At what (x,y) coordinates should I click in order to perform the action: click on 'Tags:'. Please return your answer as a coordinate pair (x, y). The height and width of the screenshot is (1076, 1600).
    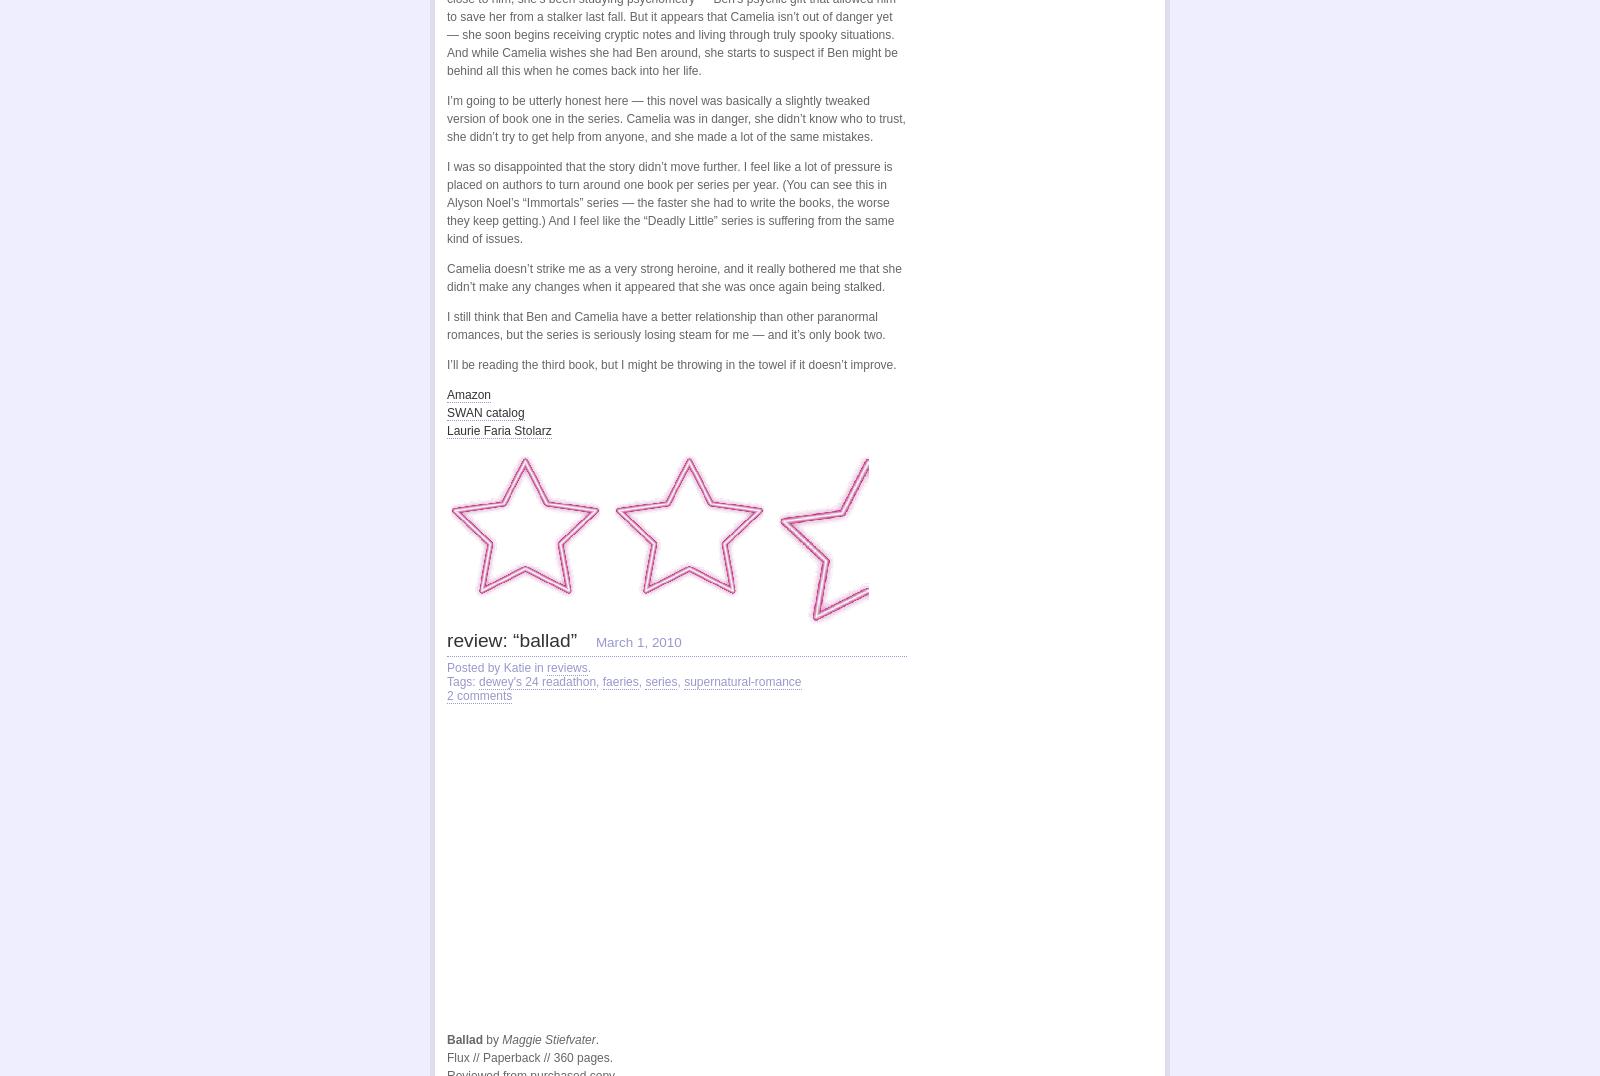
    Looking at the image, I should click on (462, 681).